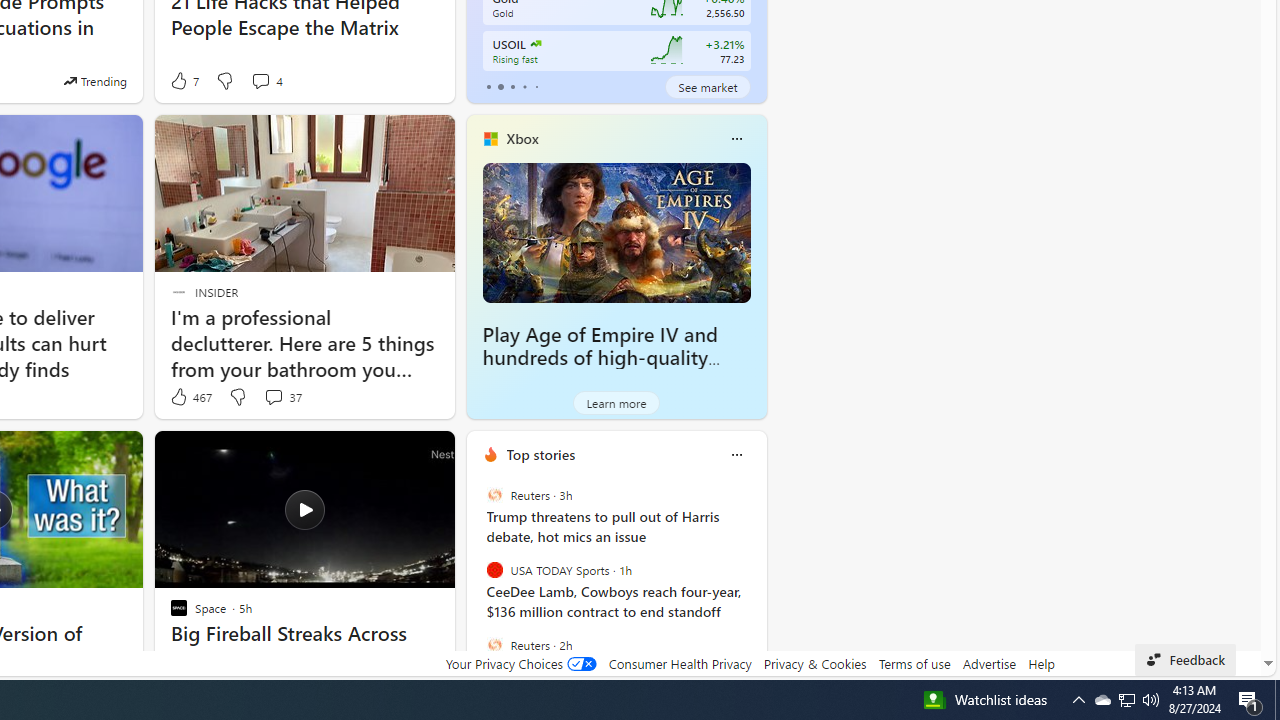 This screenshot has height=720, width=1280. What do you see at coordinates (512, 86) in the screenshot?
I see `'tab-2'` at bounding box center [512, 86].